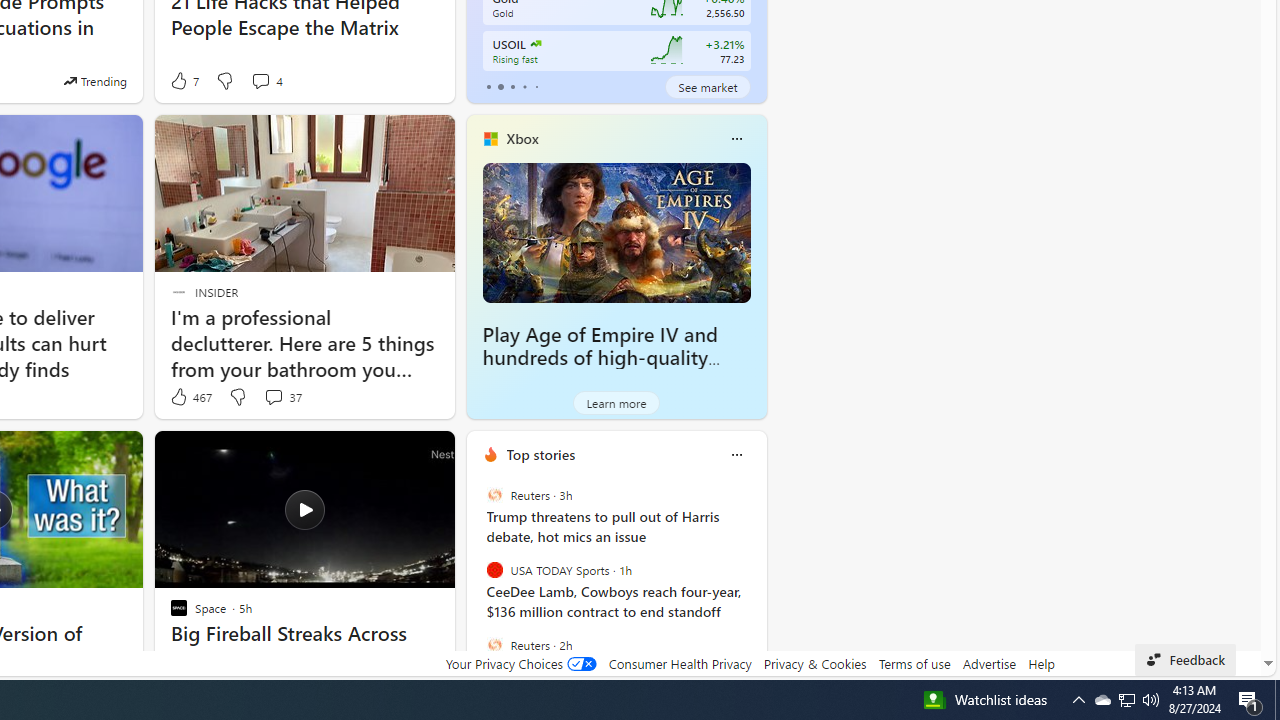 This screenshot has height=720, width=1280. What do you see at coordinates (512, 86) in the screenshot?
I see `'tab-2'` at bounding box center [512, 86].